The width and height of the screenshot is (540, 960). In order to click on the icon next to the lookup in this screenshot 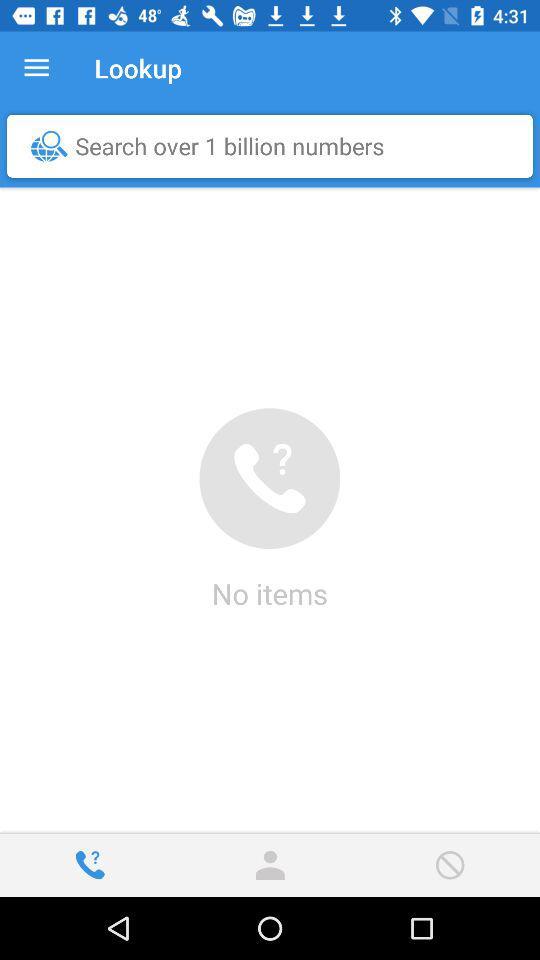, I will do `click(36, 68)`.